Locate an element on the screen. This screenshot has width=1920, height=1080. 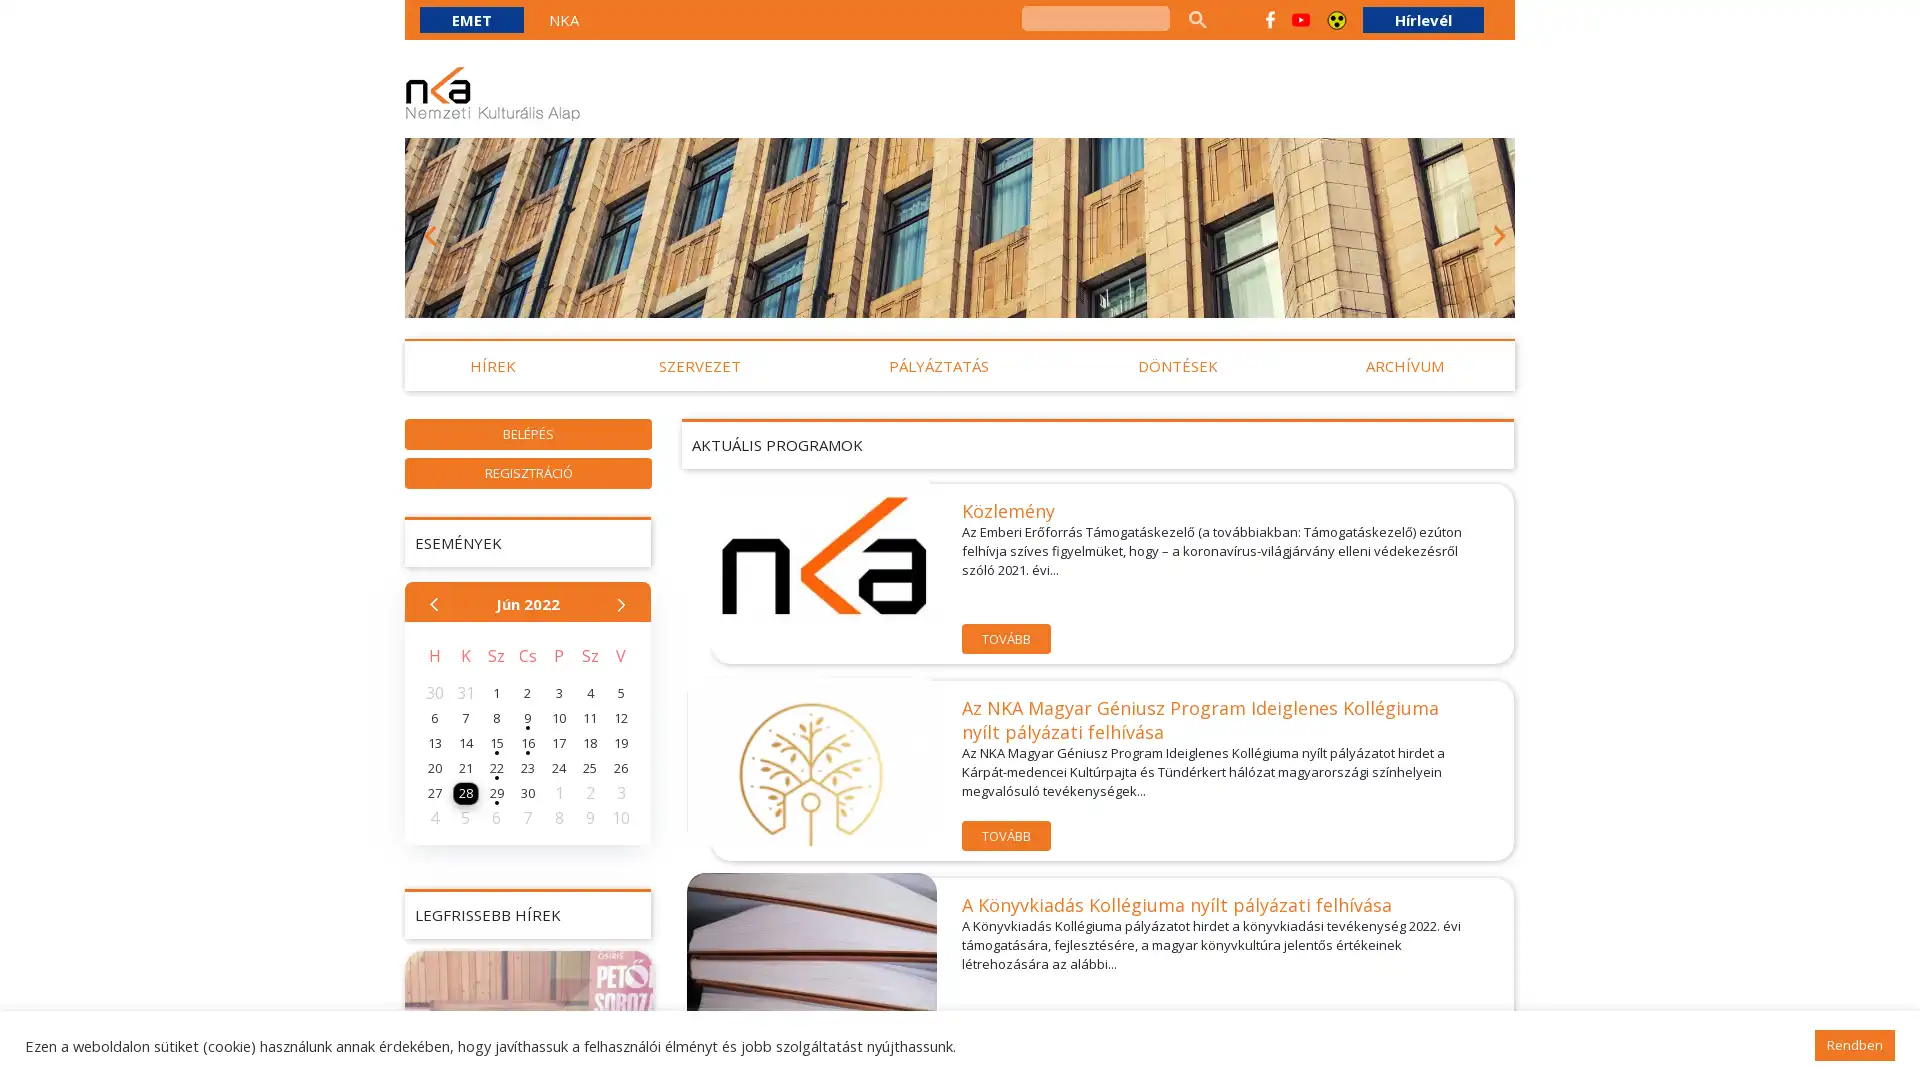
Rendben is located at coordinates (1853, 1044).